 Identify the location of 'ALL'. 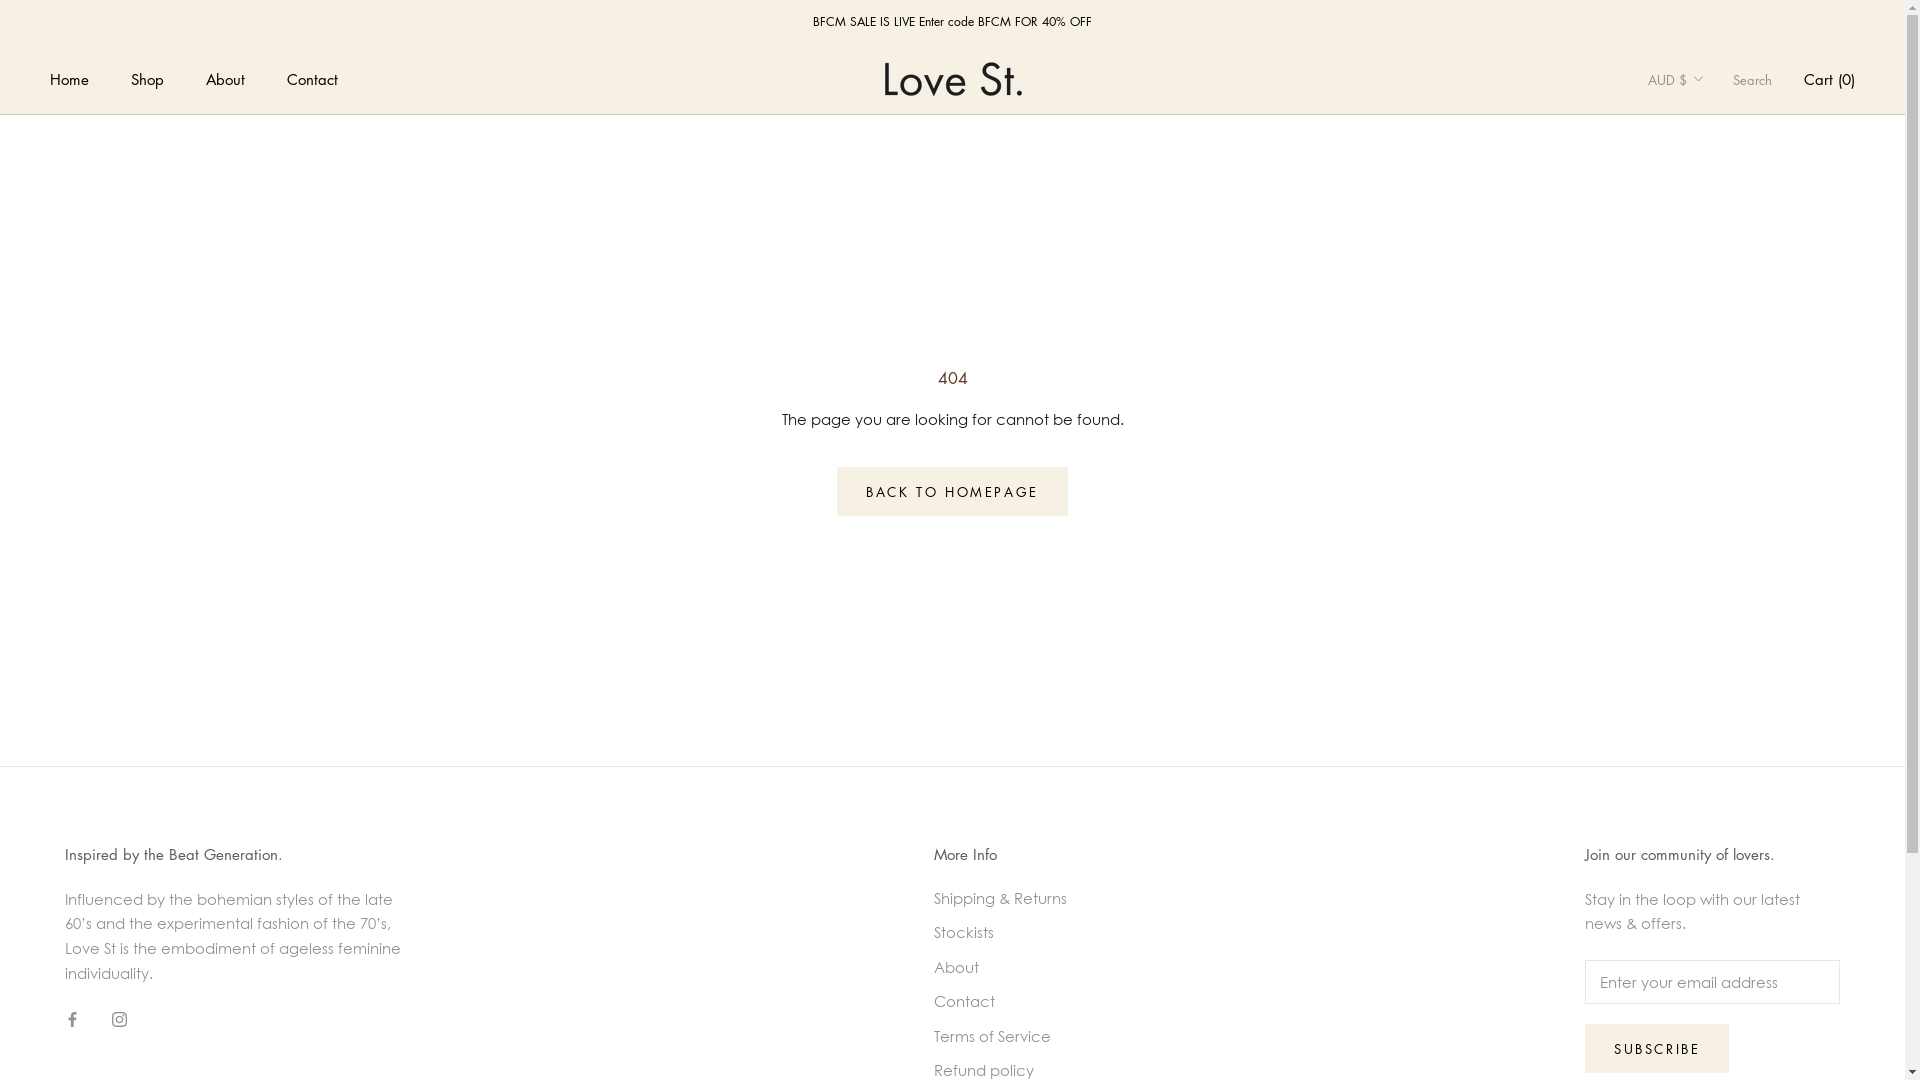
(1707, 188).